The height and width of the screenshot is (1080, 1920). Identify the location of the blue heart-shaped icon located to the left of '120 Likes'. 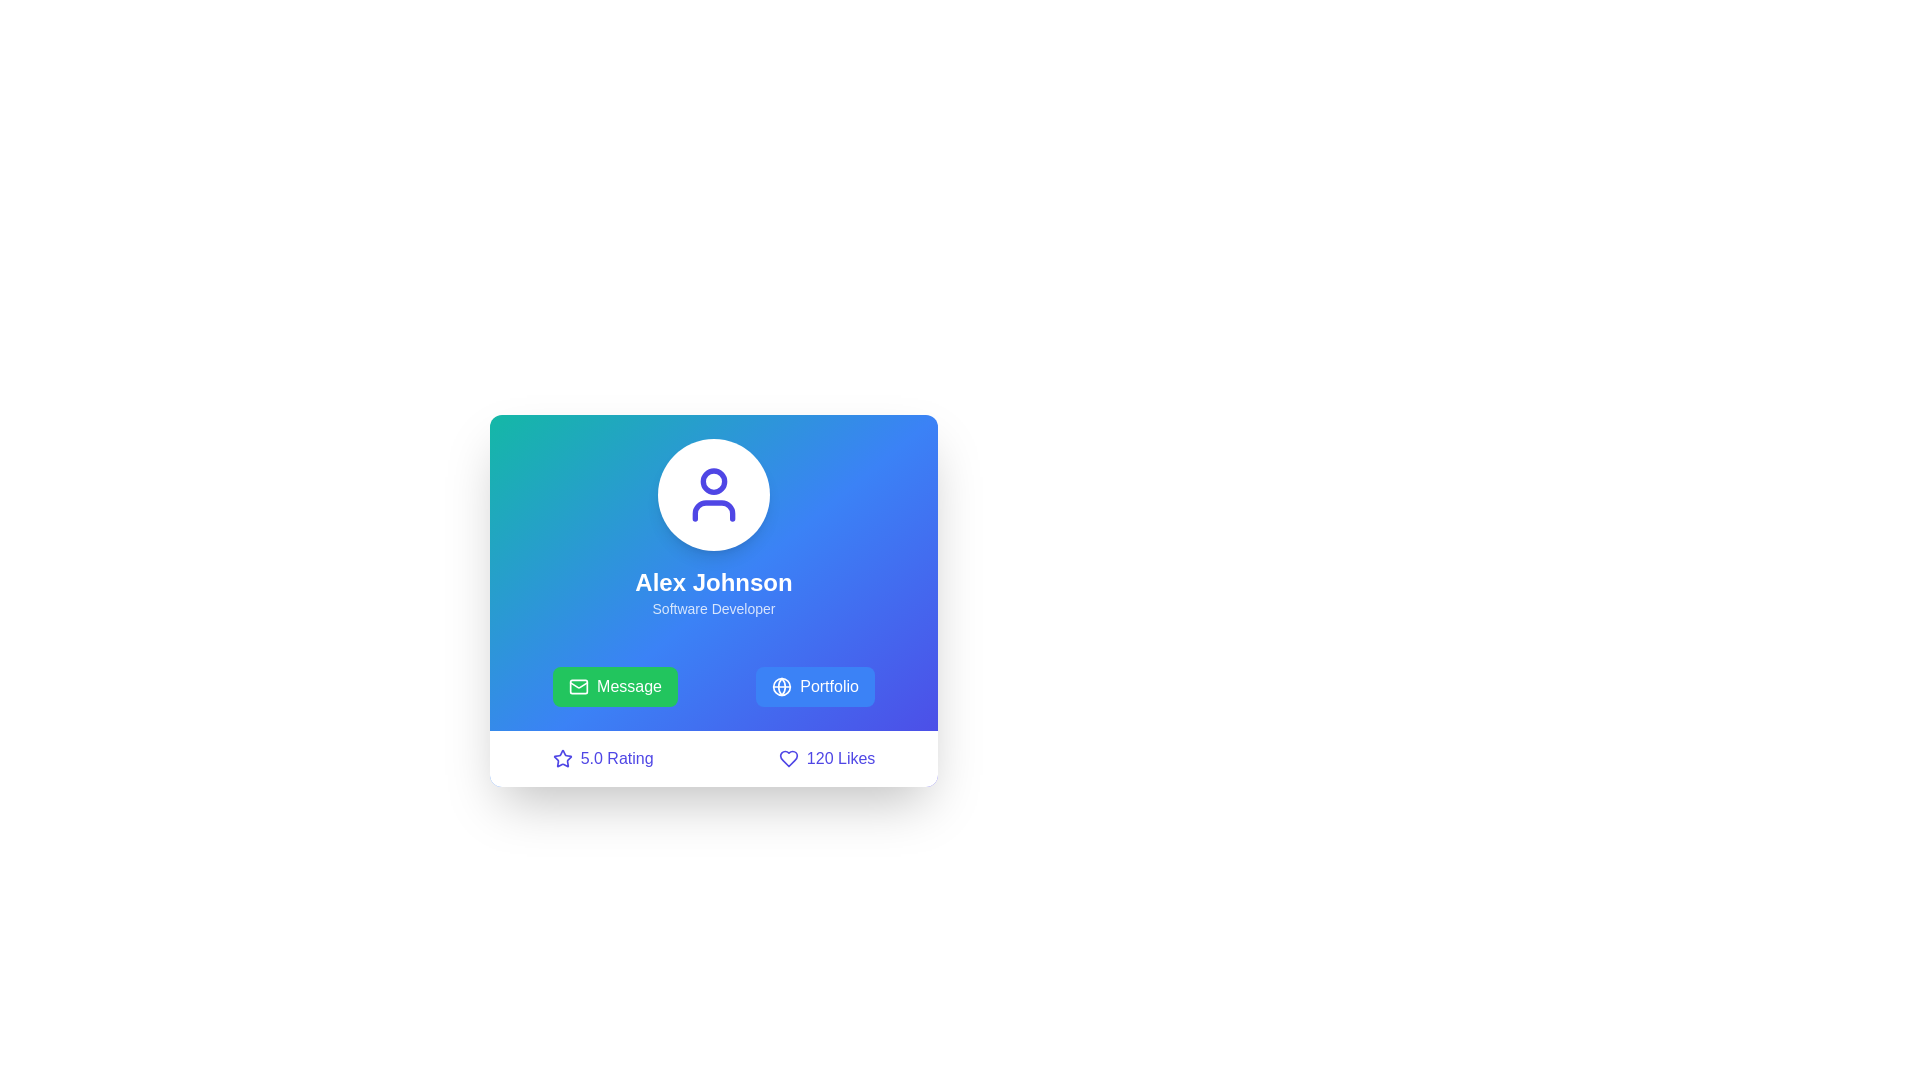
(787, 759).